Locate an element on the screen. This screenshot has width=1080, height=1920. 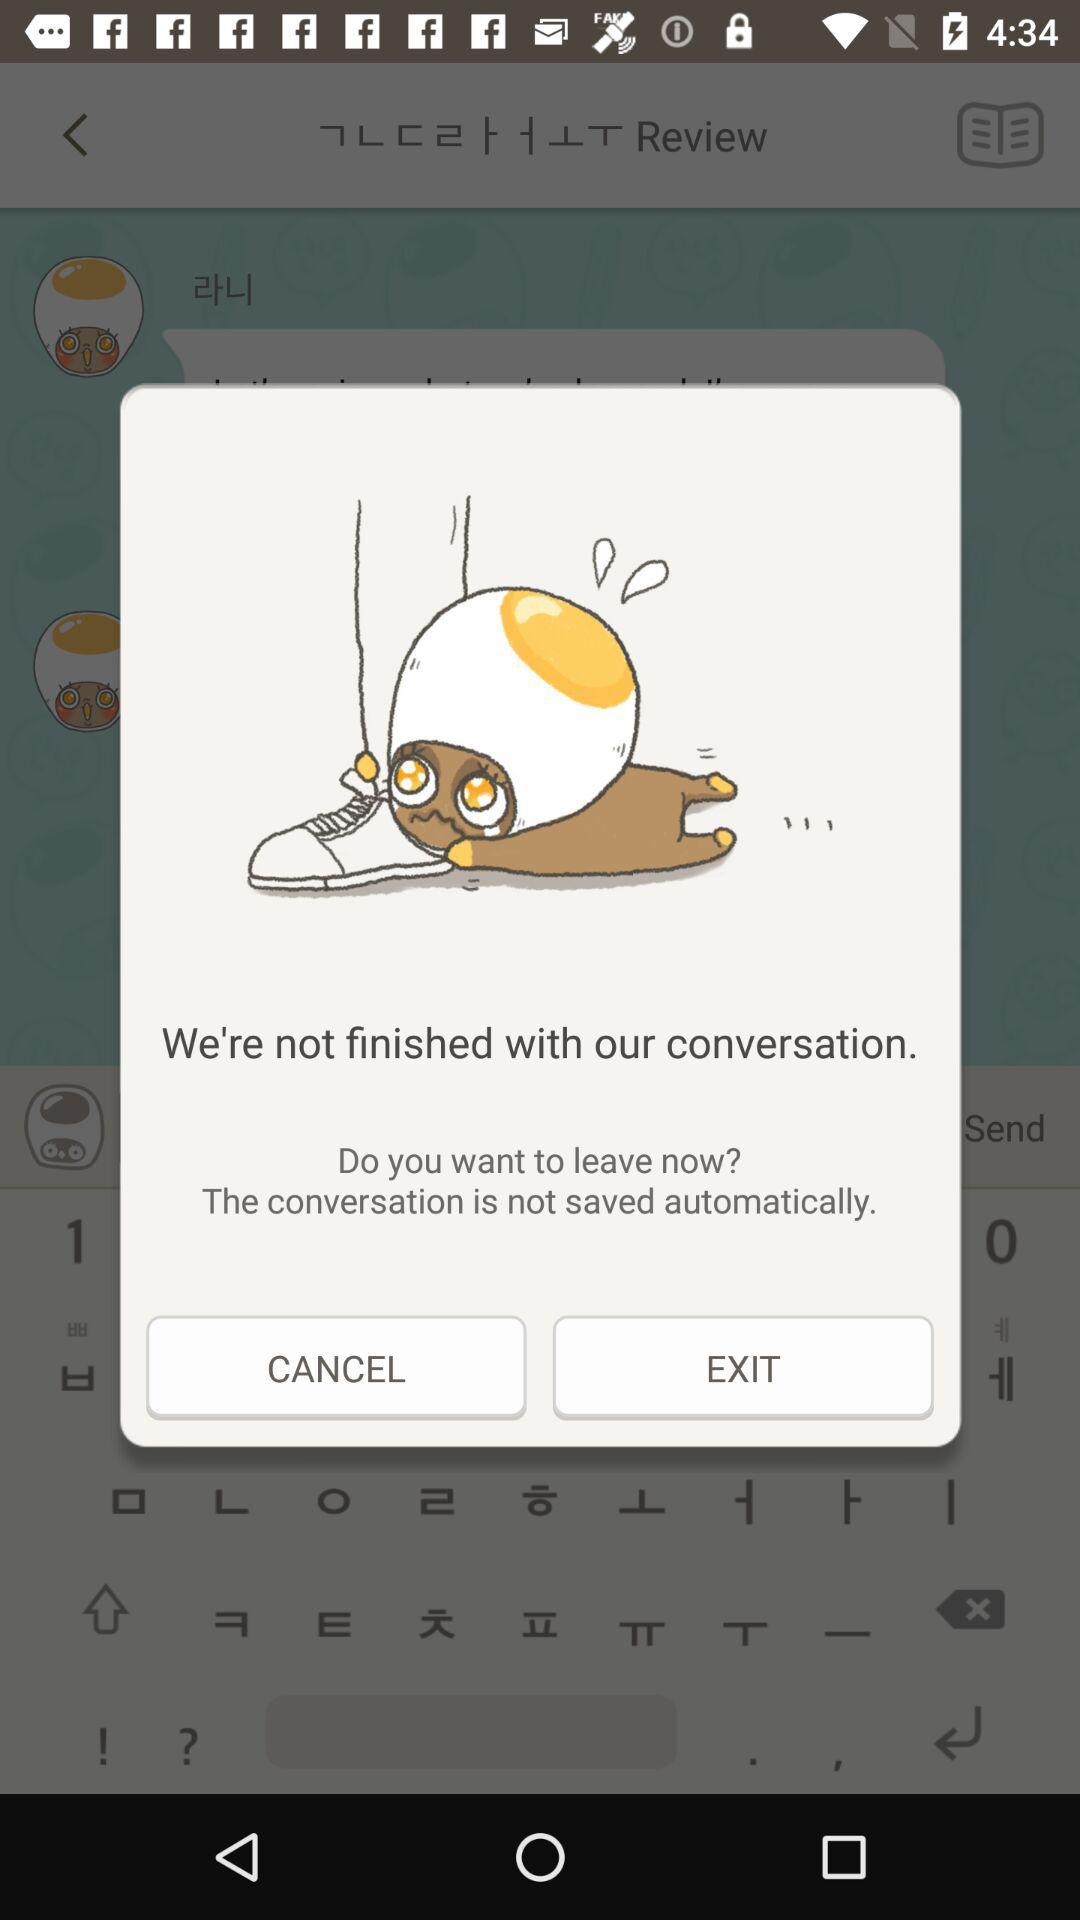
the exit at the bottom right corner is located at coordinates (743, 1367).